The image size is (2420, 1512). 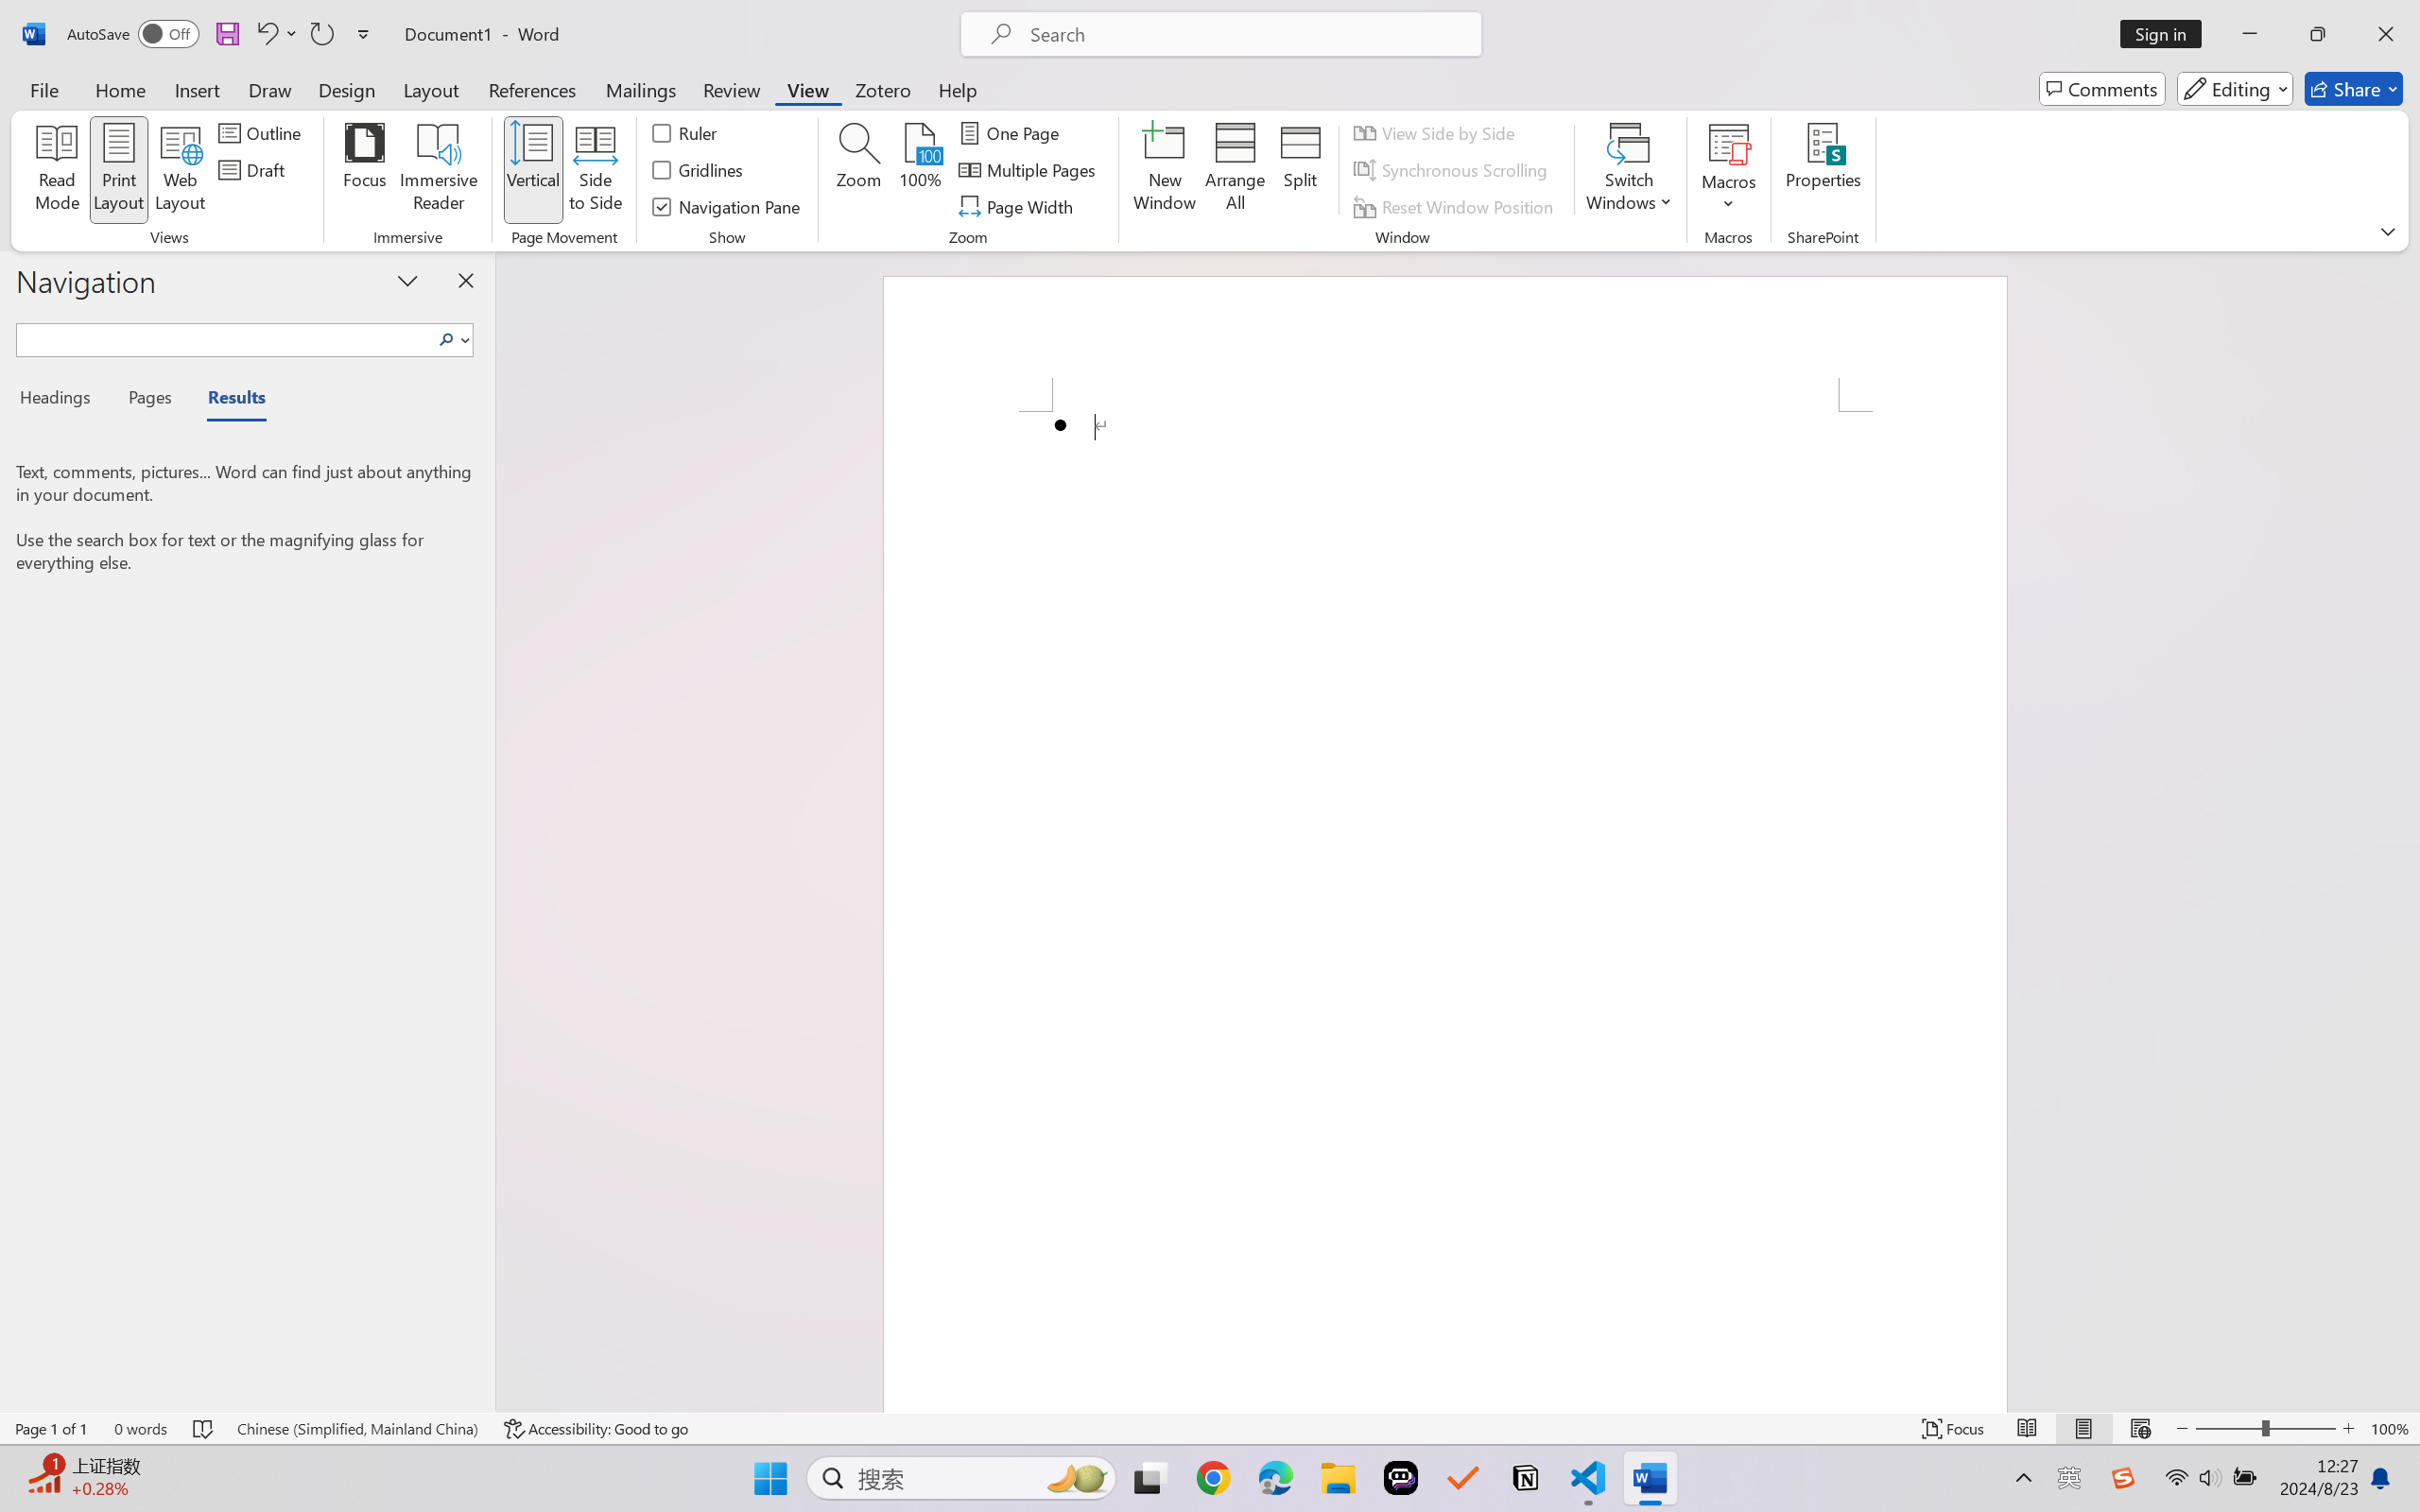 What do you see at coordinates (225, 335) in the screenshot?
I see `'Search document'` at bounding box center [225, 335].